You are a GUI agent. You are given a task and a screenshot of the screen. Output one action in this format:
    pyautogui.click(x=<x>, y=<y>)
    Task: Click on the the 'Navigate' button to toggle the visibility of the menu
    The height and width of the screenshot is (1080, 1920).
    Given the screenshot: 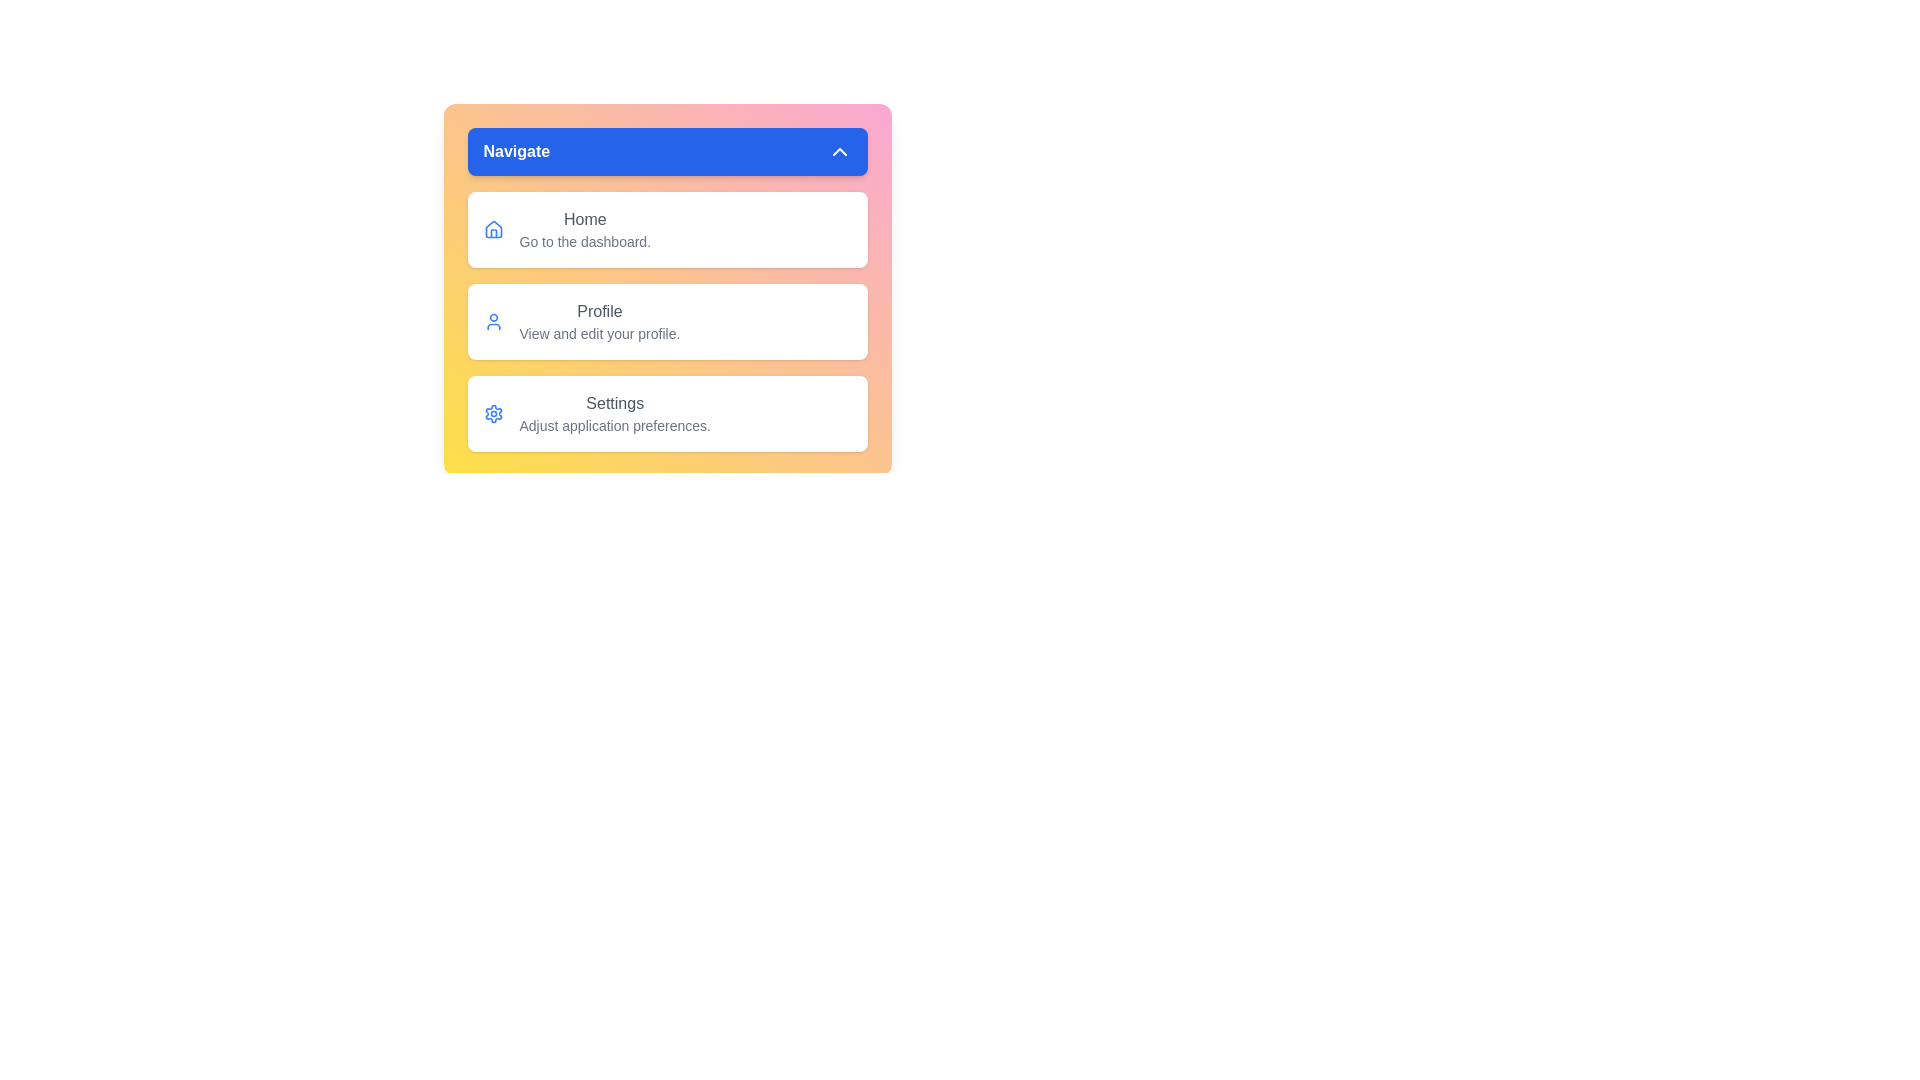 What is the action you would take?
    pyautogui.click(x=667, y=150)
    